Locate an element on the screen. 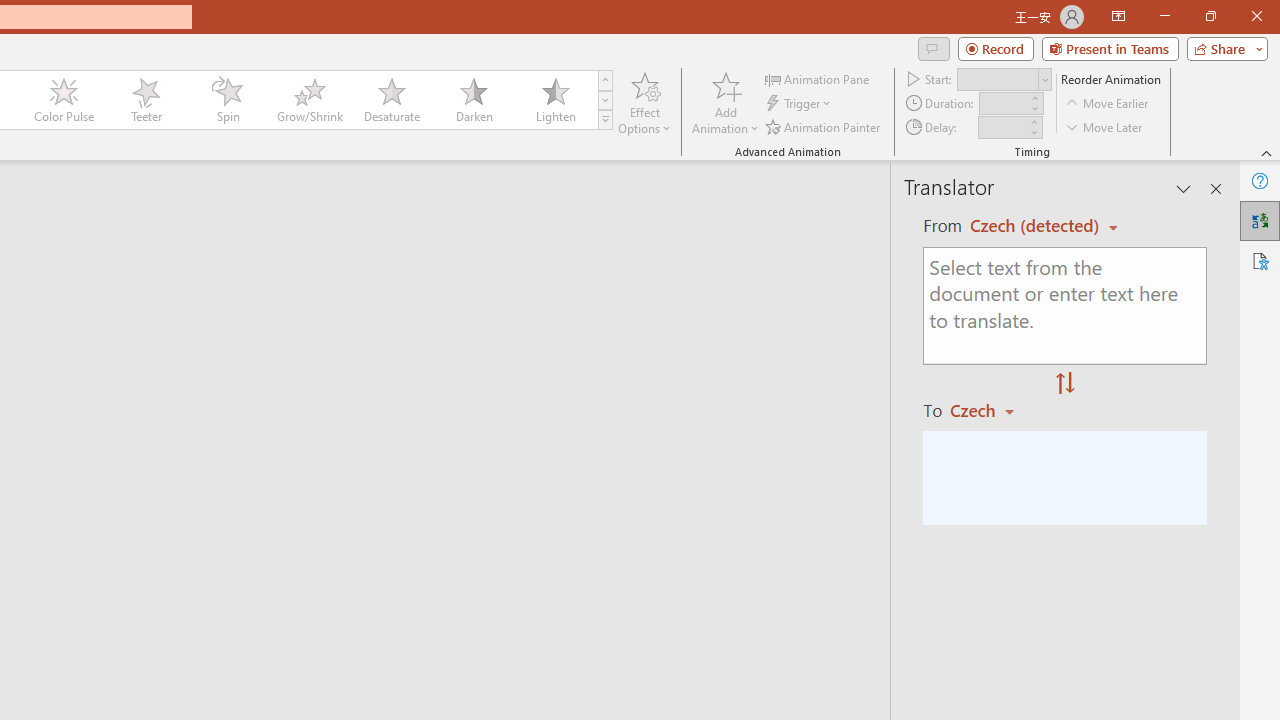 This screenshot has height=720, width=1280. 'Row up' is located at coordinates (604, 79).